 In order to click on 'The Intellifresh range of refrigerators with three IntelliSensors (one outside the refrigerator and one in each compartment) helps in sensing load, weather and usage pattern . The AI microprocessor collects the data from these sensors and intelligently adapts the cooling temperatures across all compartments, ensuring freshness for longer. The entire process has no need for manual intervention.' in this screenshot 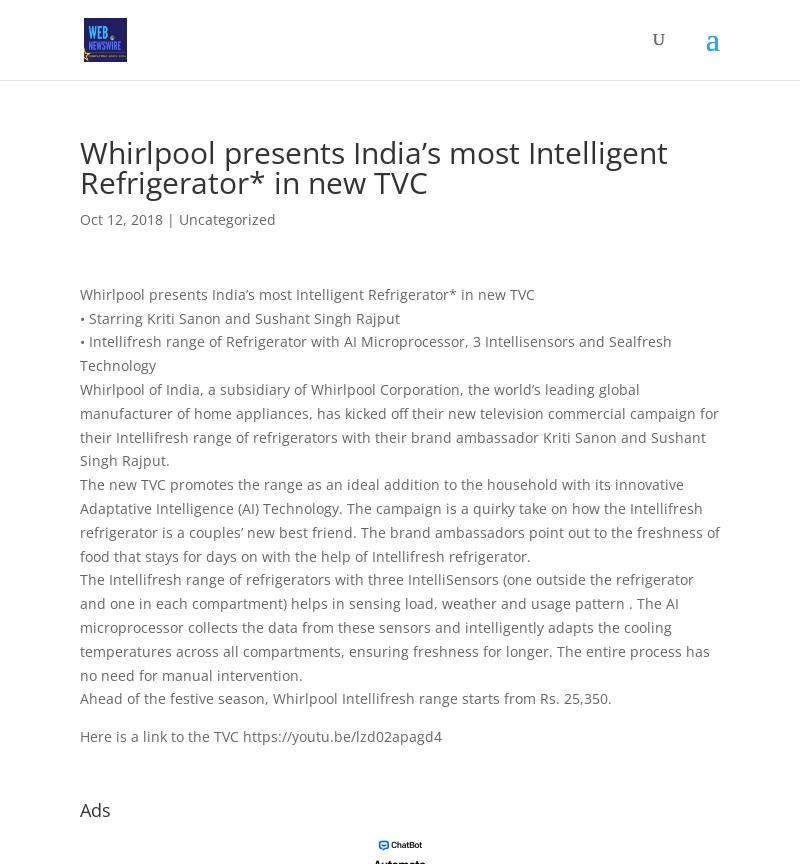, I will do `click(393, 626)`.